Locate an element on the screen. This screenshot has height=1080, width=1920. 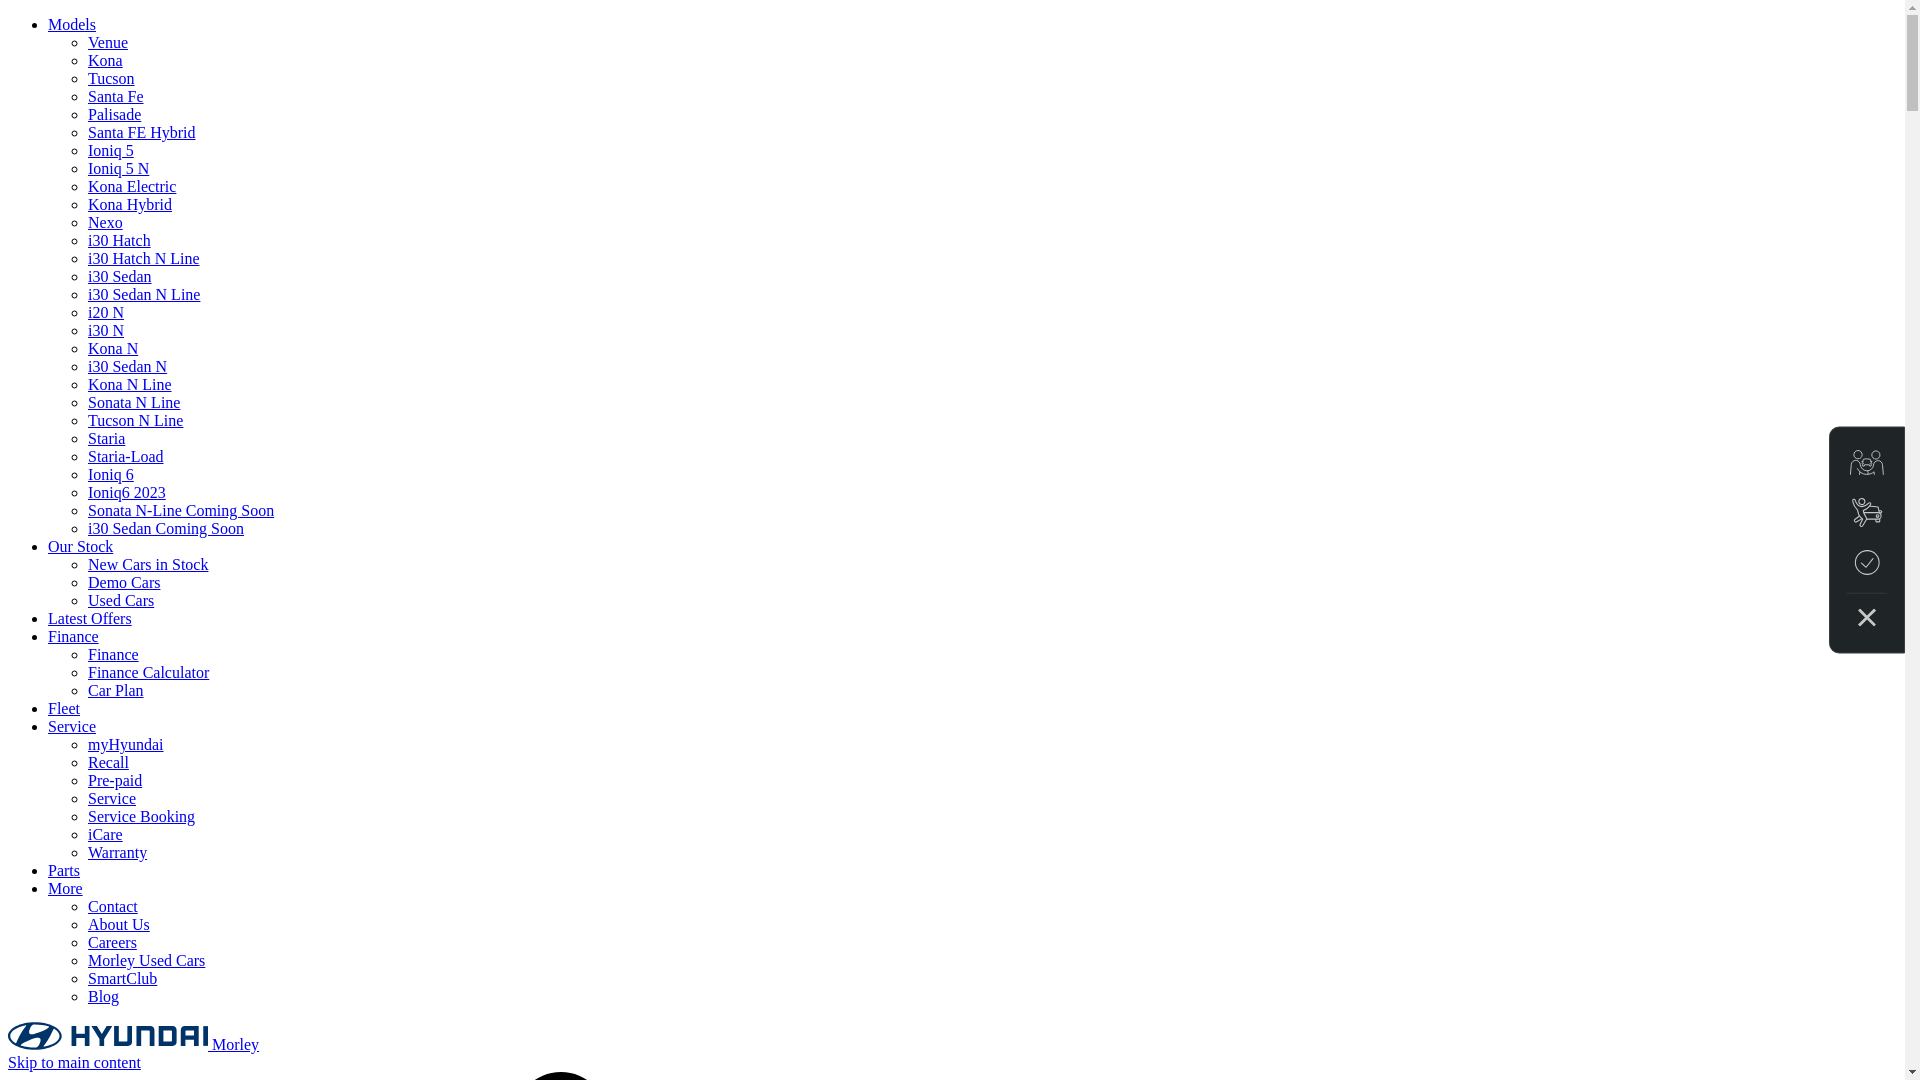
'Latest Offers' is located at coordinates (89, 617).